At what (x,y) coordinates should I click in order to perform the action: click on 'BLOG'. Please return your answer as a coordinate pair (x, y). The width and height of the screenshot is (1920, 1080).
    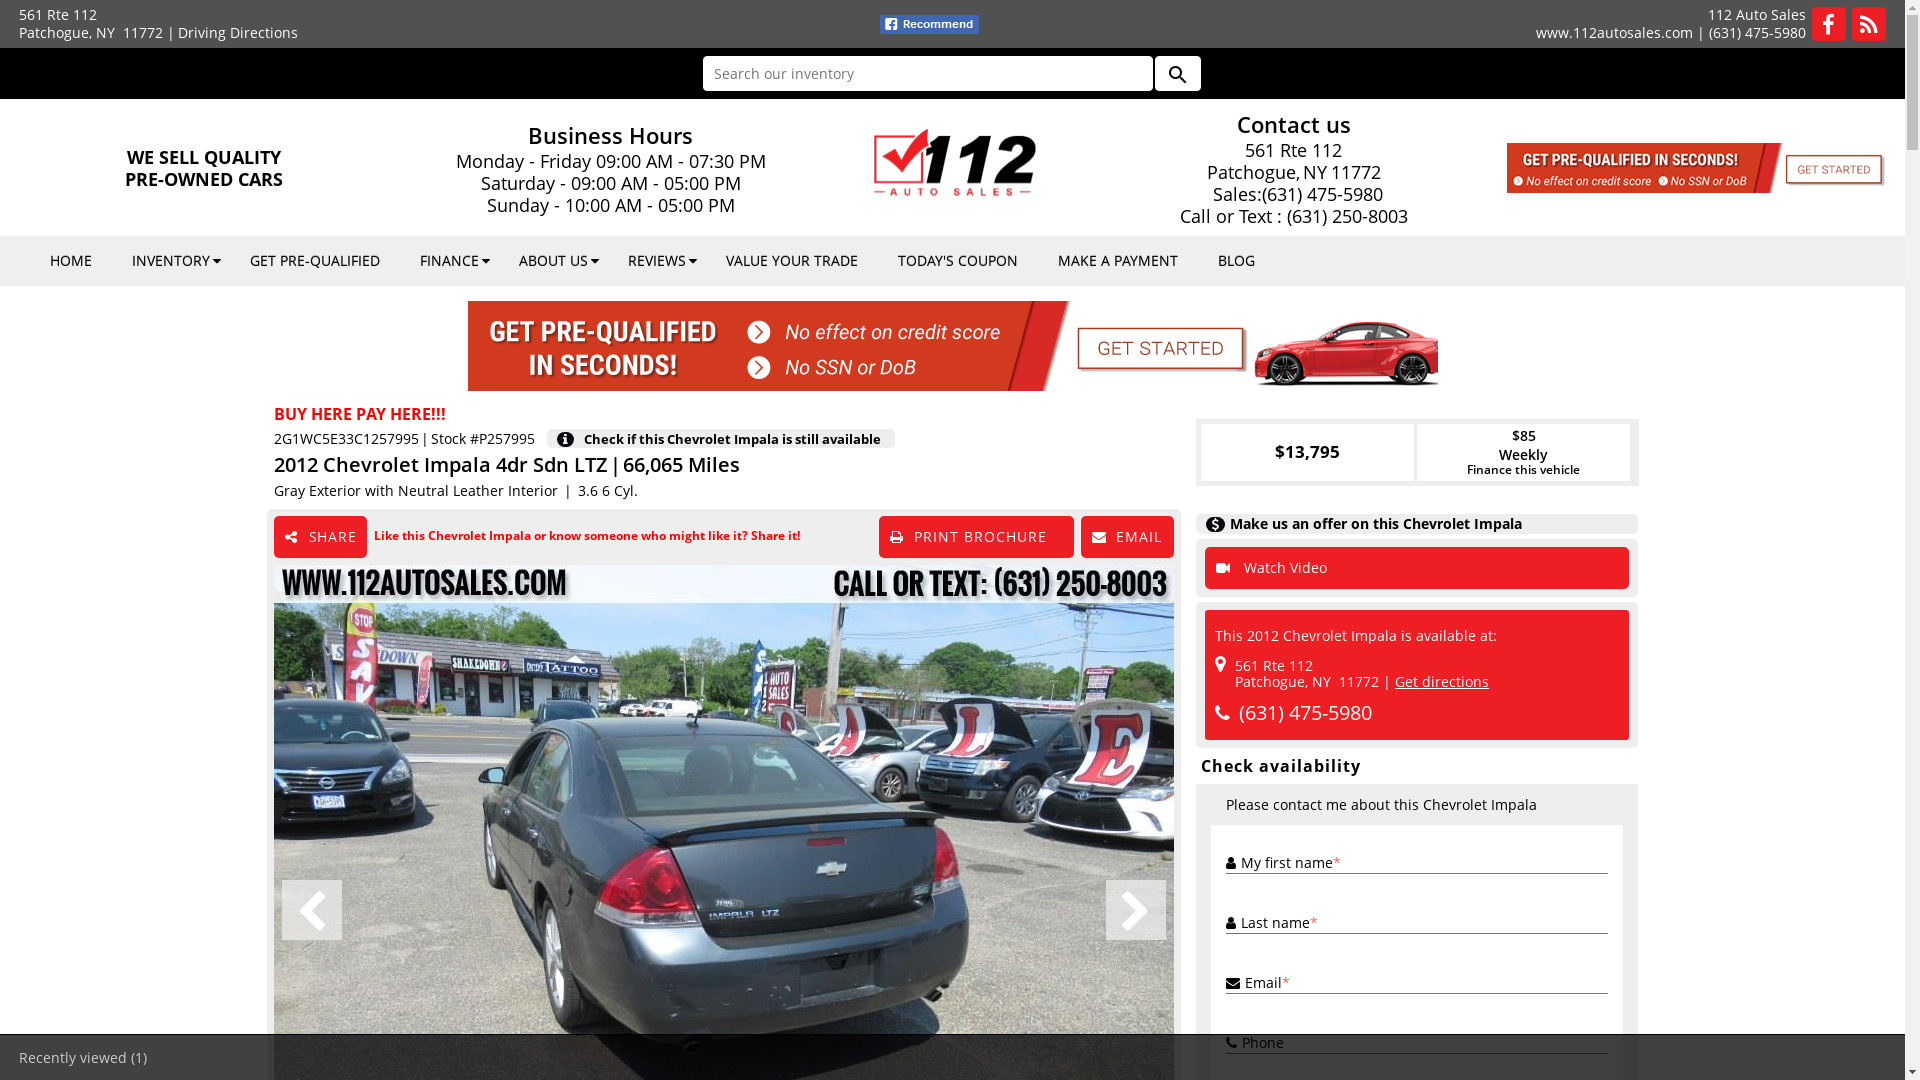
    Looking at the image, I should click on (1235, 260).